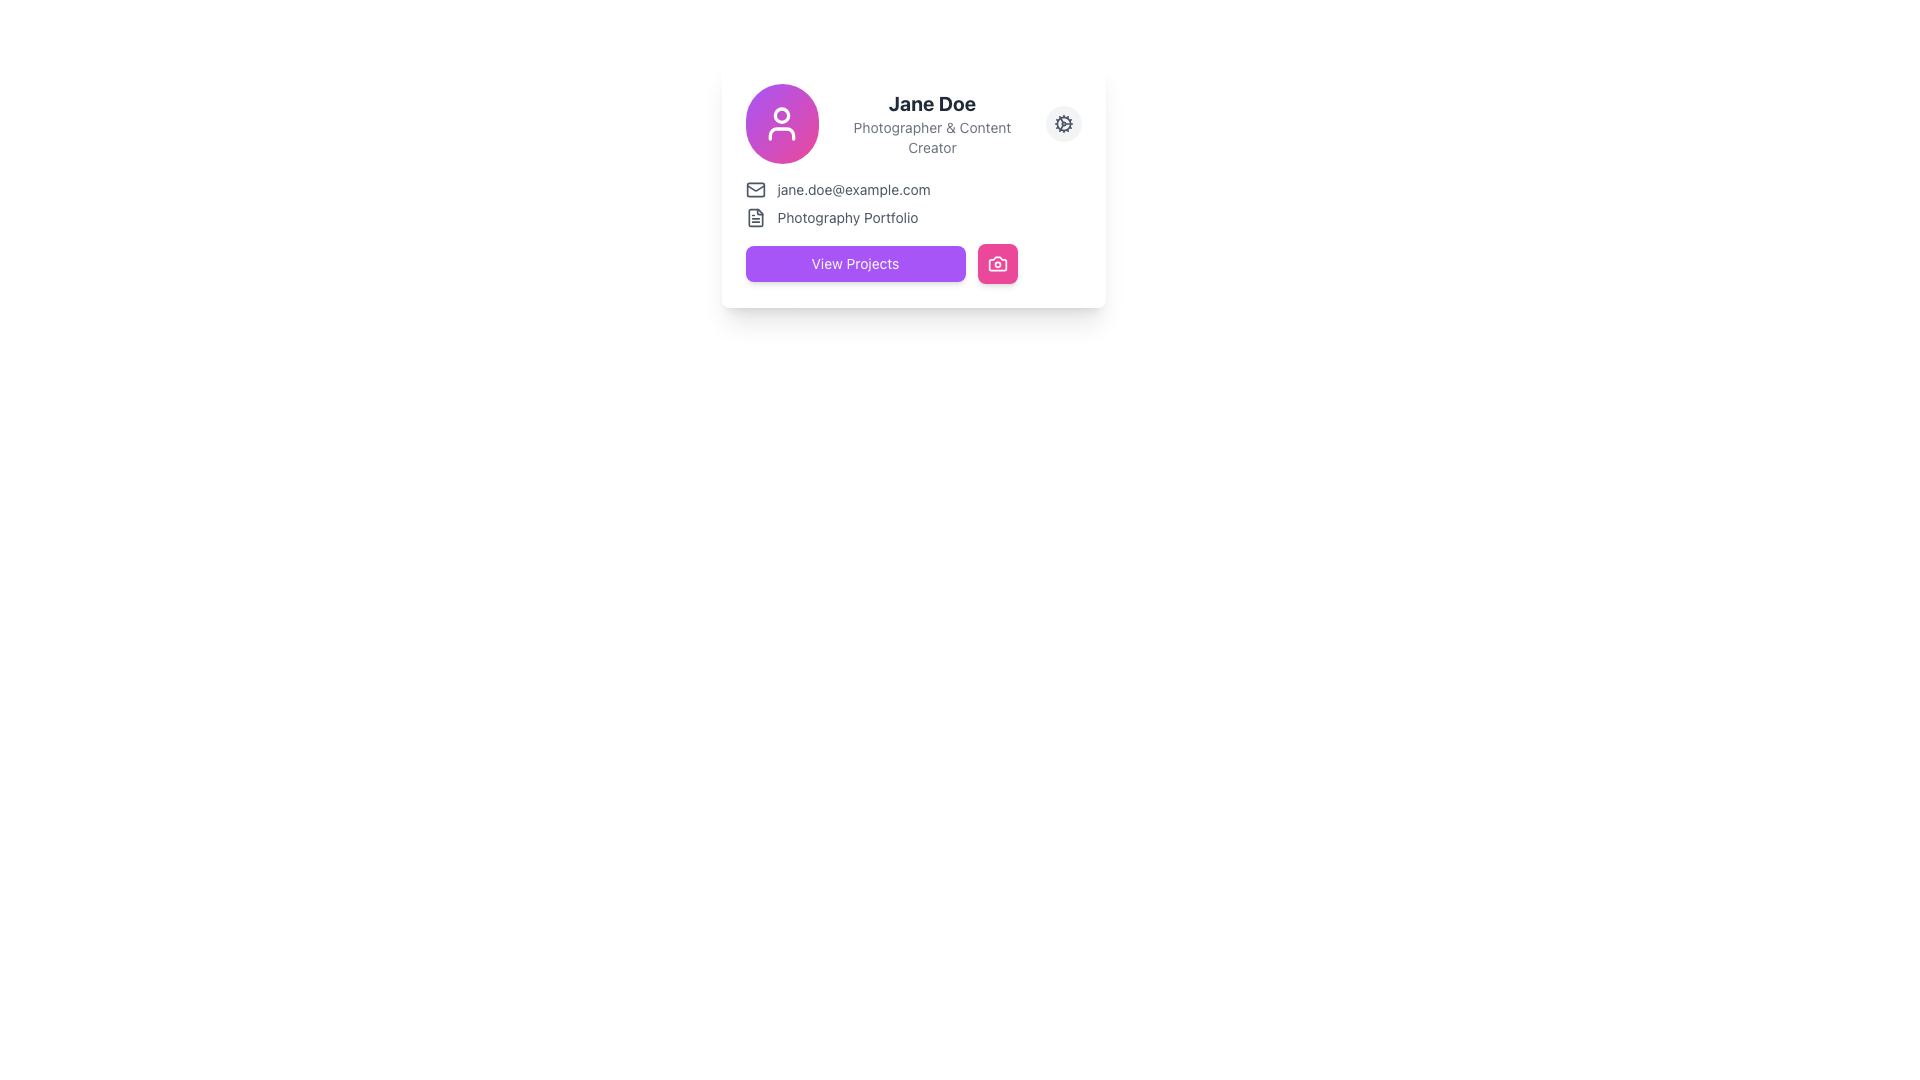 Image resolution: width=1920 pixels, height=1080 pixels. What do you see at coordinates (912, 262) in the screenshot?
I see `the 'View Projects' button` at bounding box center [912, 262].